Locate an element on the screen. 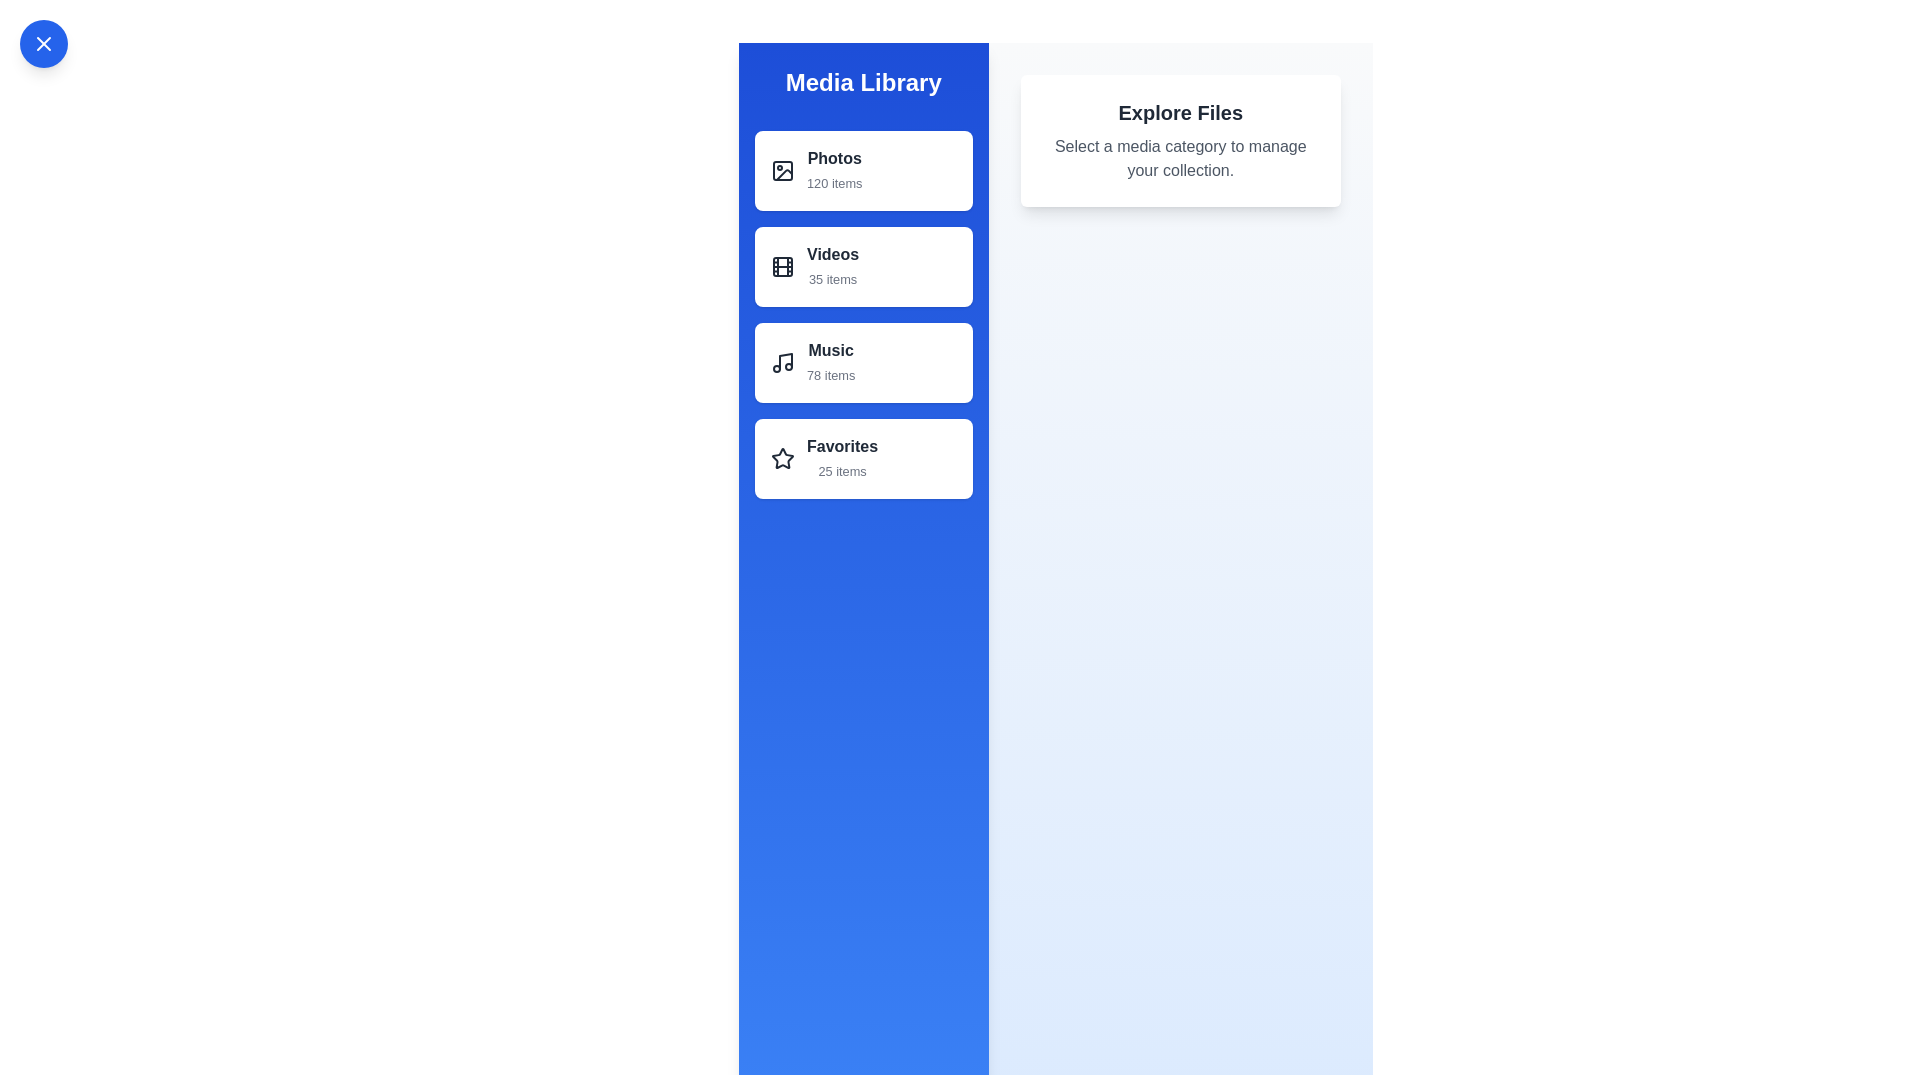 Image resolution: width=1920 pixels, height=1080 pixels. the media category Videos from the list is located at coordinates (863, 265).